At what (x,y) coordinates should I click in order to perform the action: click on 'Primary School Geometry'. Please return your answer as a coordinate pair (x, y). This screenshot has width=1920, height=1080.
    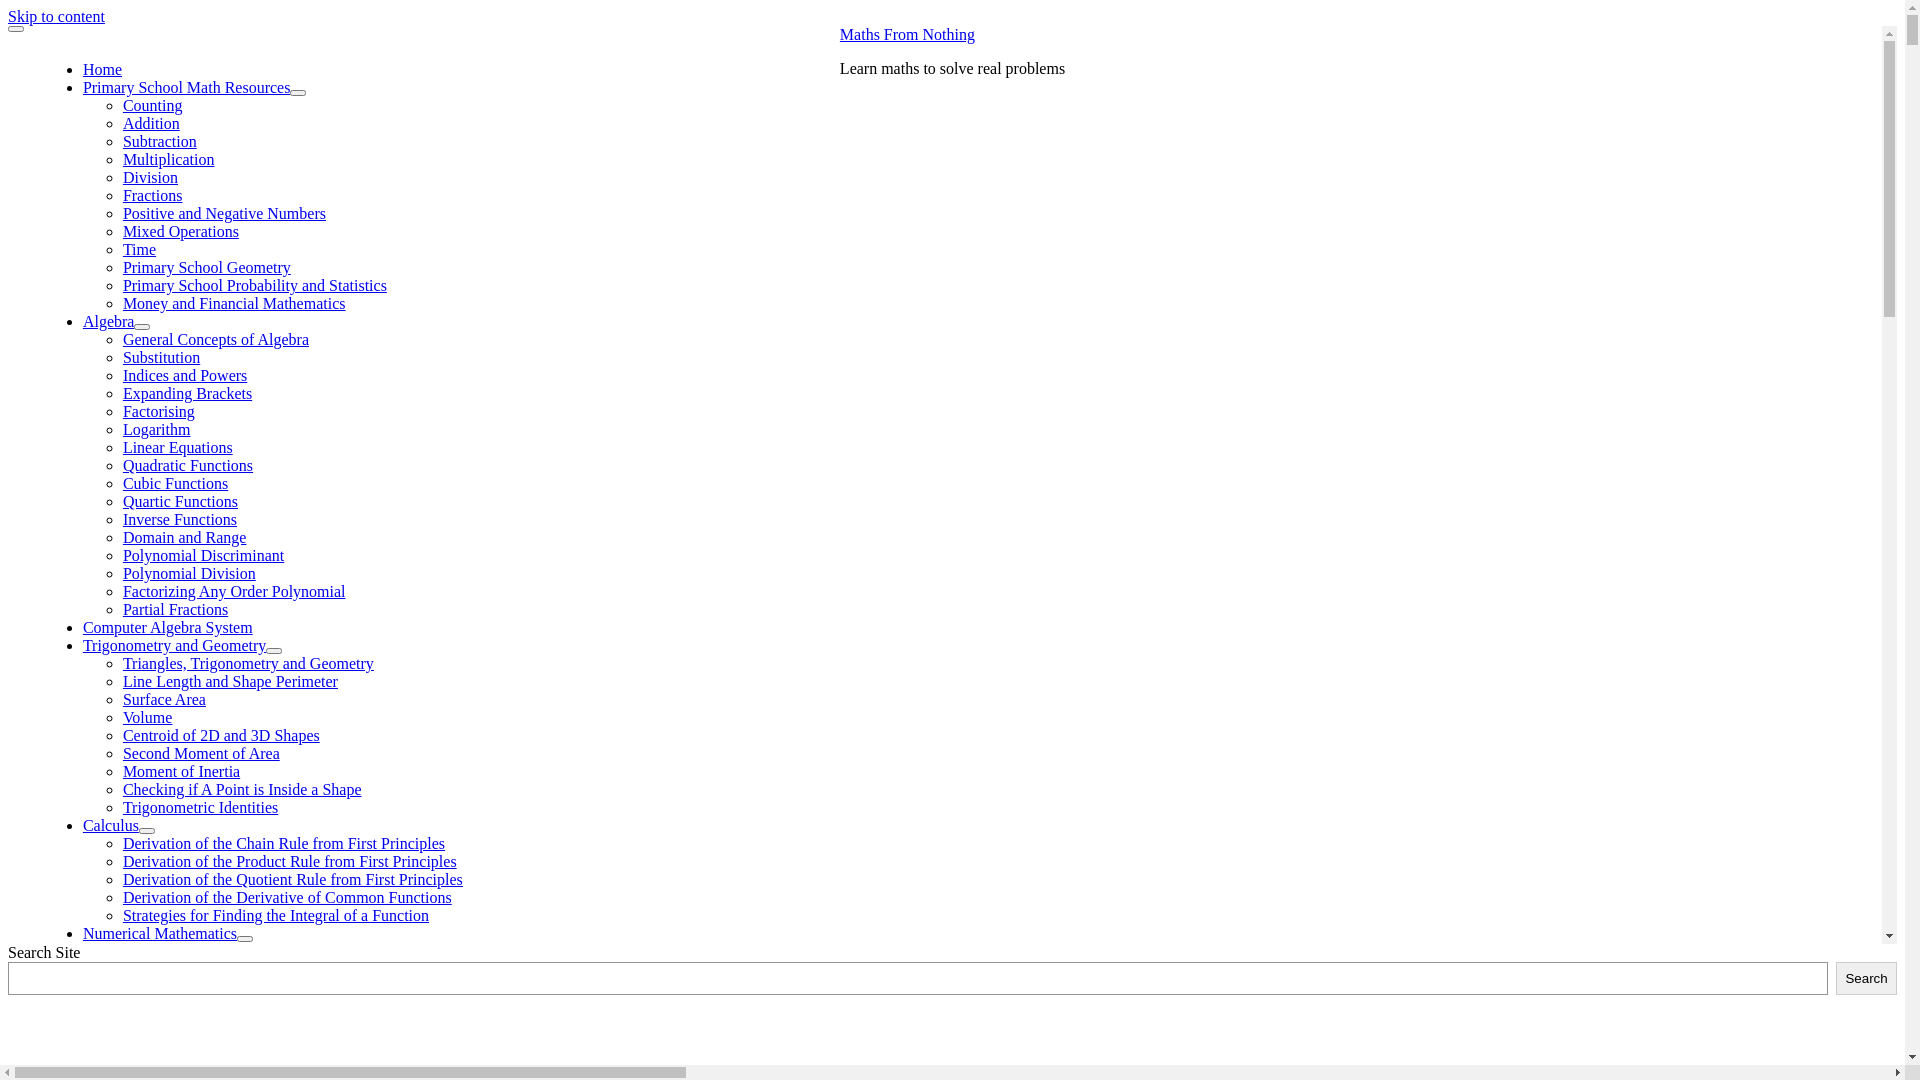
    Looking at the image, I should click on (206, 266).